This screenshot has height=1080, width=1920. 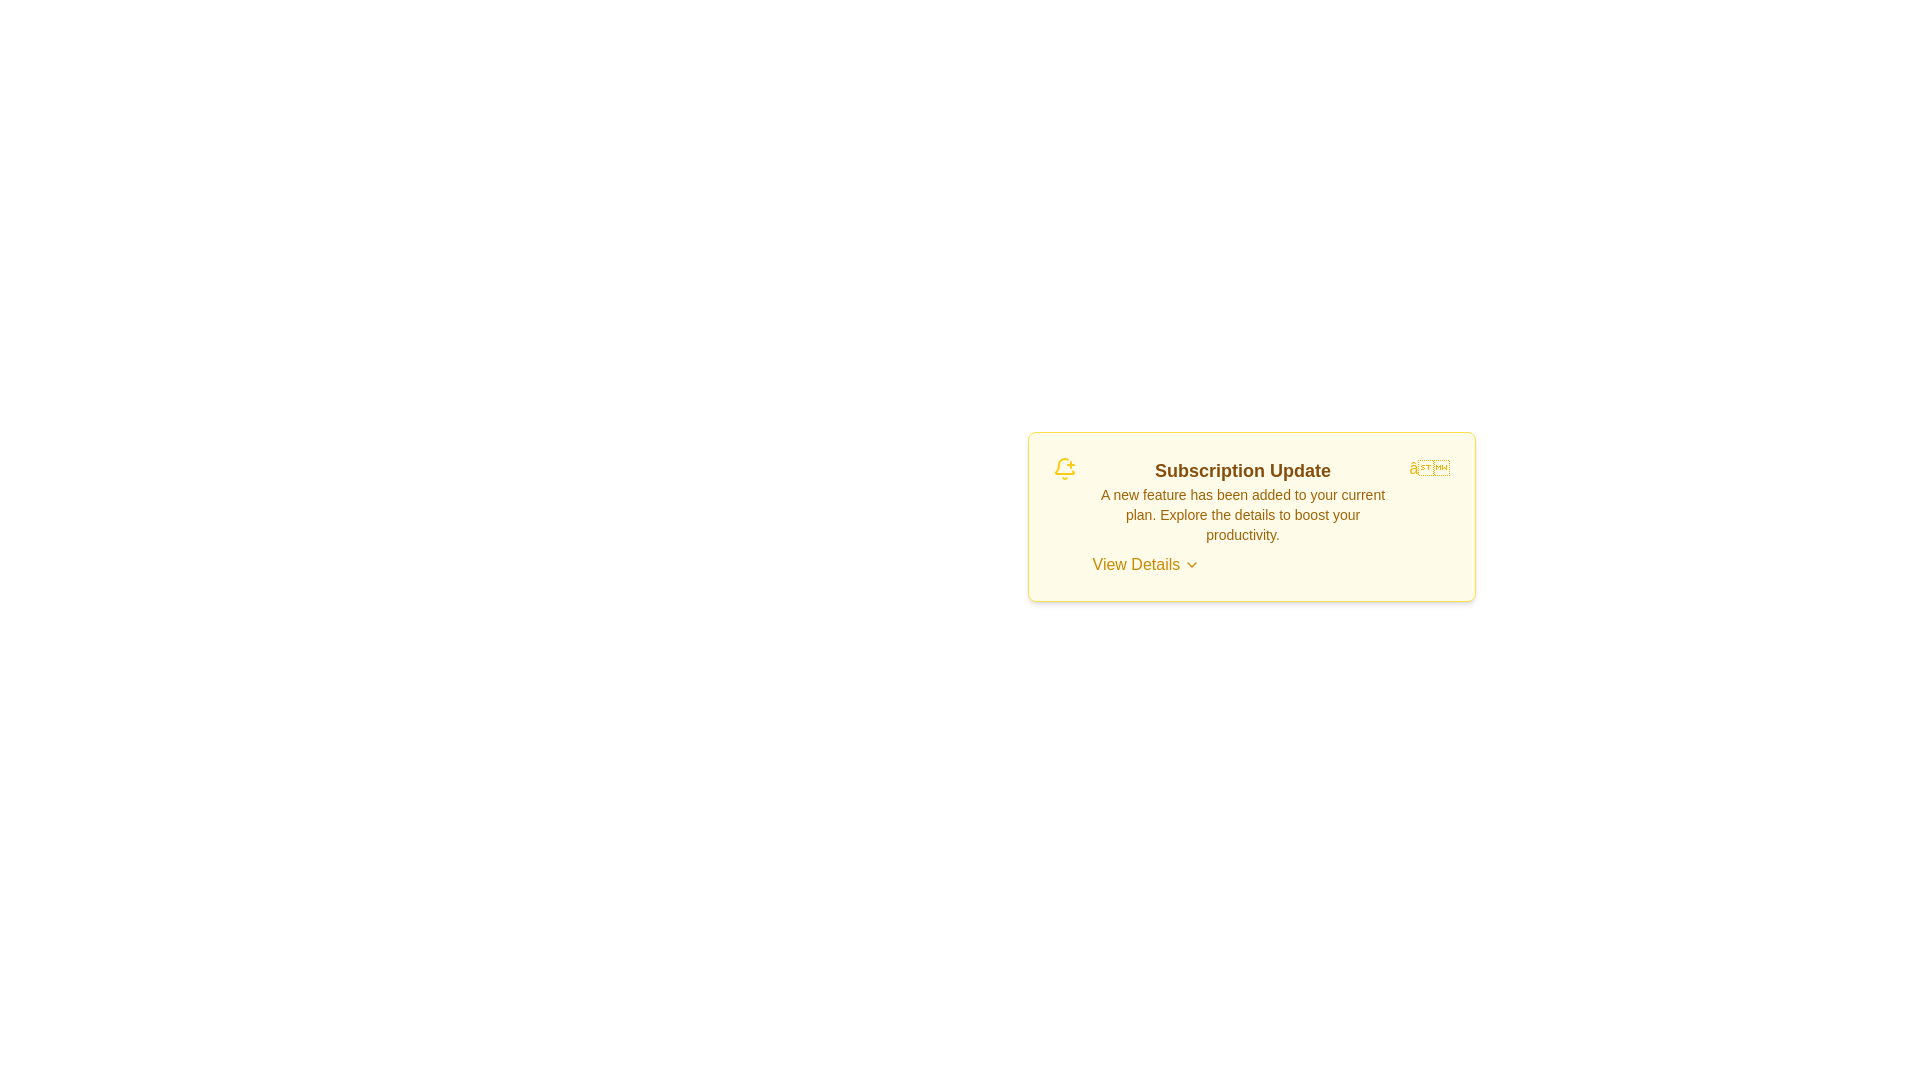 What do you see at coordinates (1063, 469) in the screenshot?
I see `the notification icon to trigger its action` at bounding box center [1063, 469].